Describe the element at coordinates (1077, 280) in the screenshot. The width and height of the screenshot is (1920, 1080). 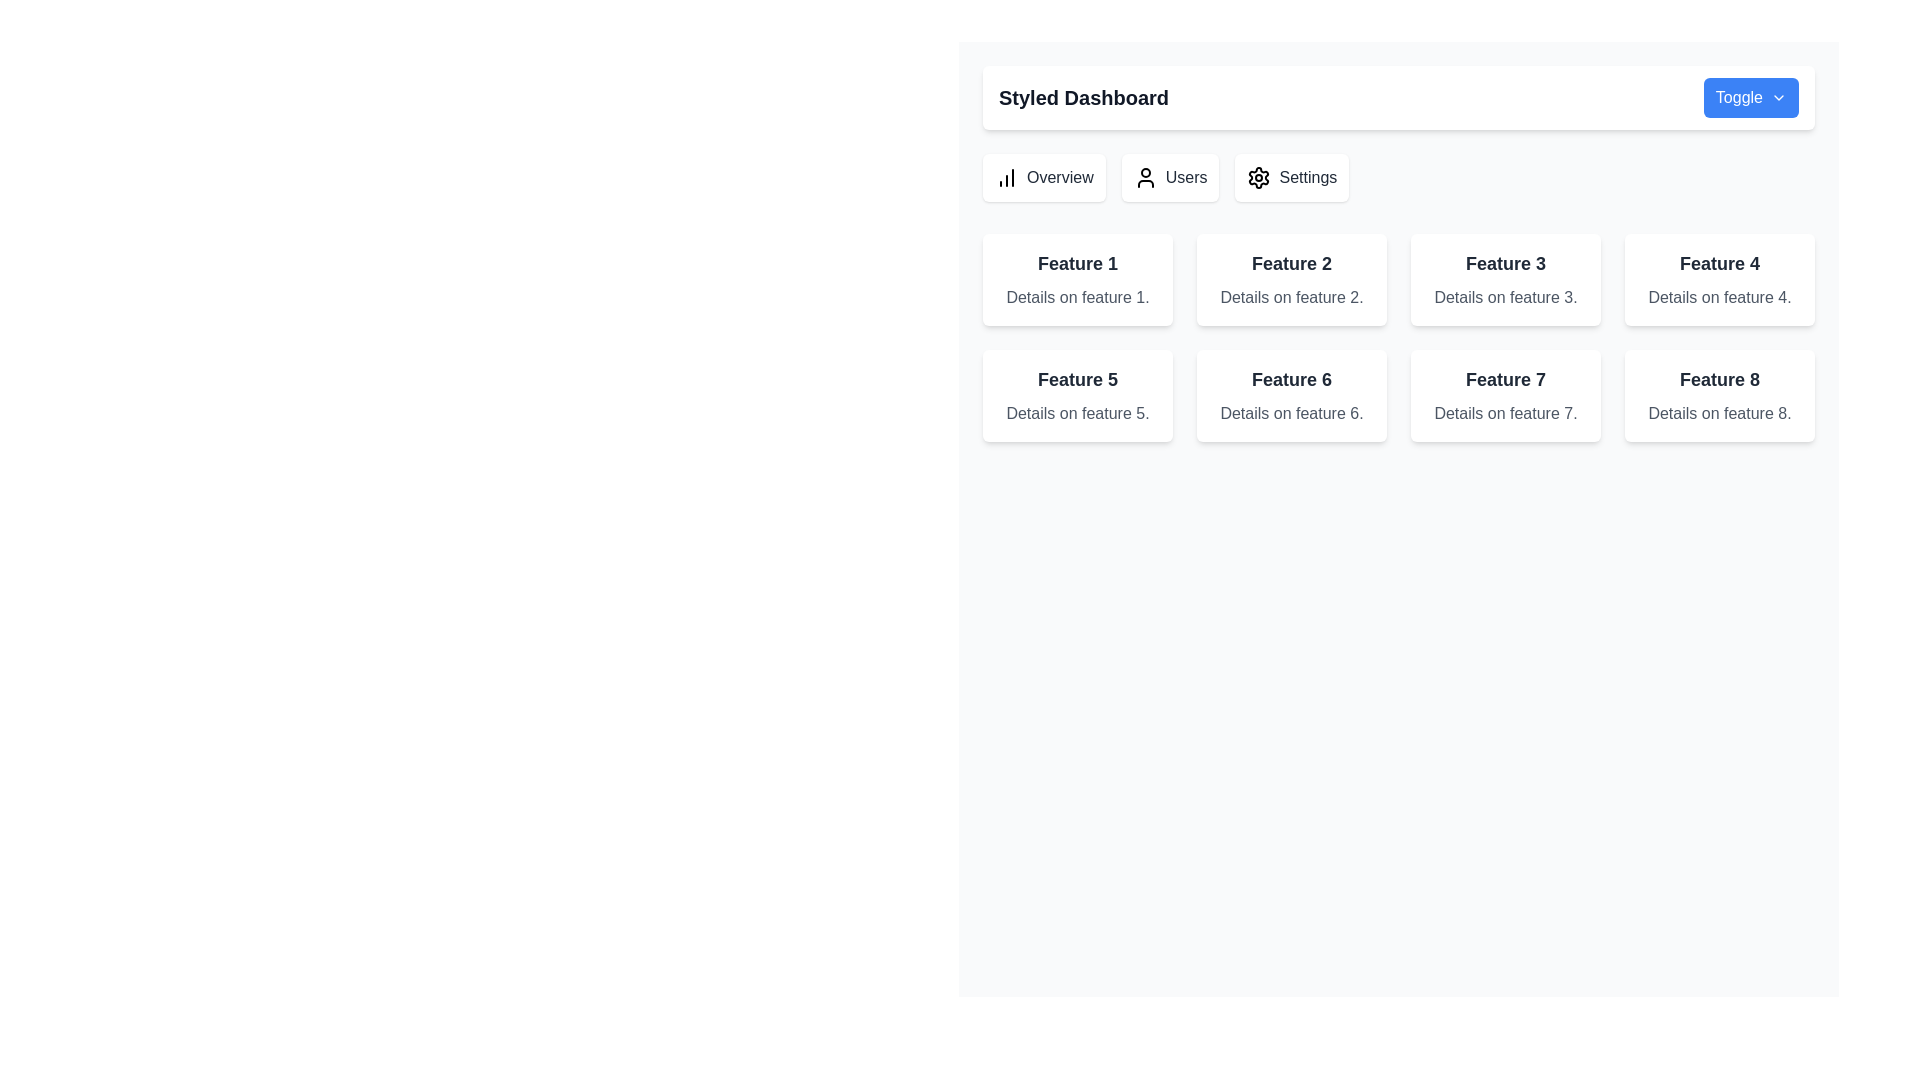
I see `the first informative card displaying a summary about 'Feature 1', located at the top-left corner of the grid layout` at that location.